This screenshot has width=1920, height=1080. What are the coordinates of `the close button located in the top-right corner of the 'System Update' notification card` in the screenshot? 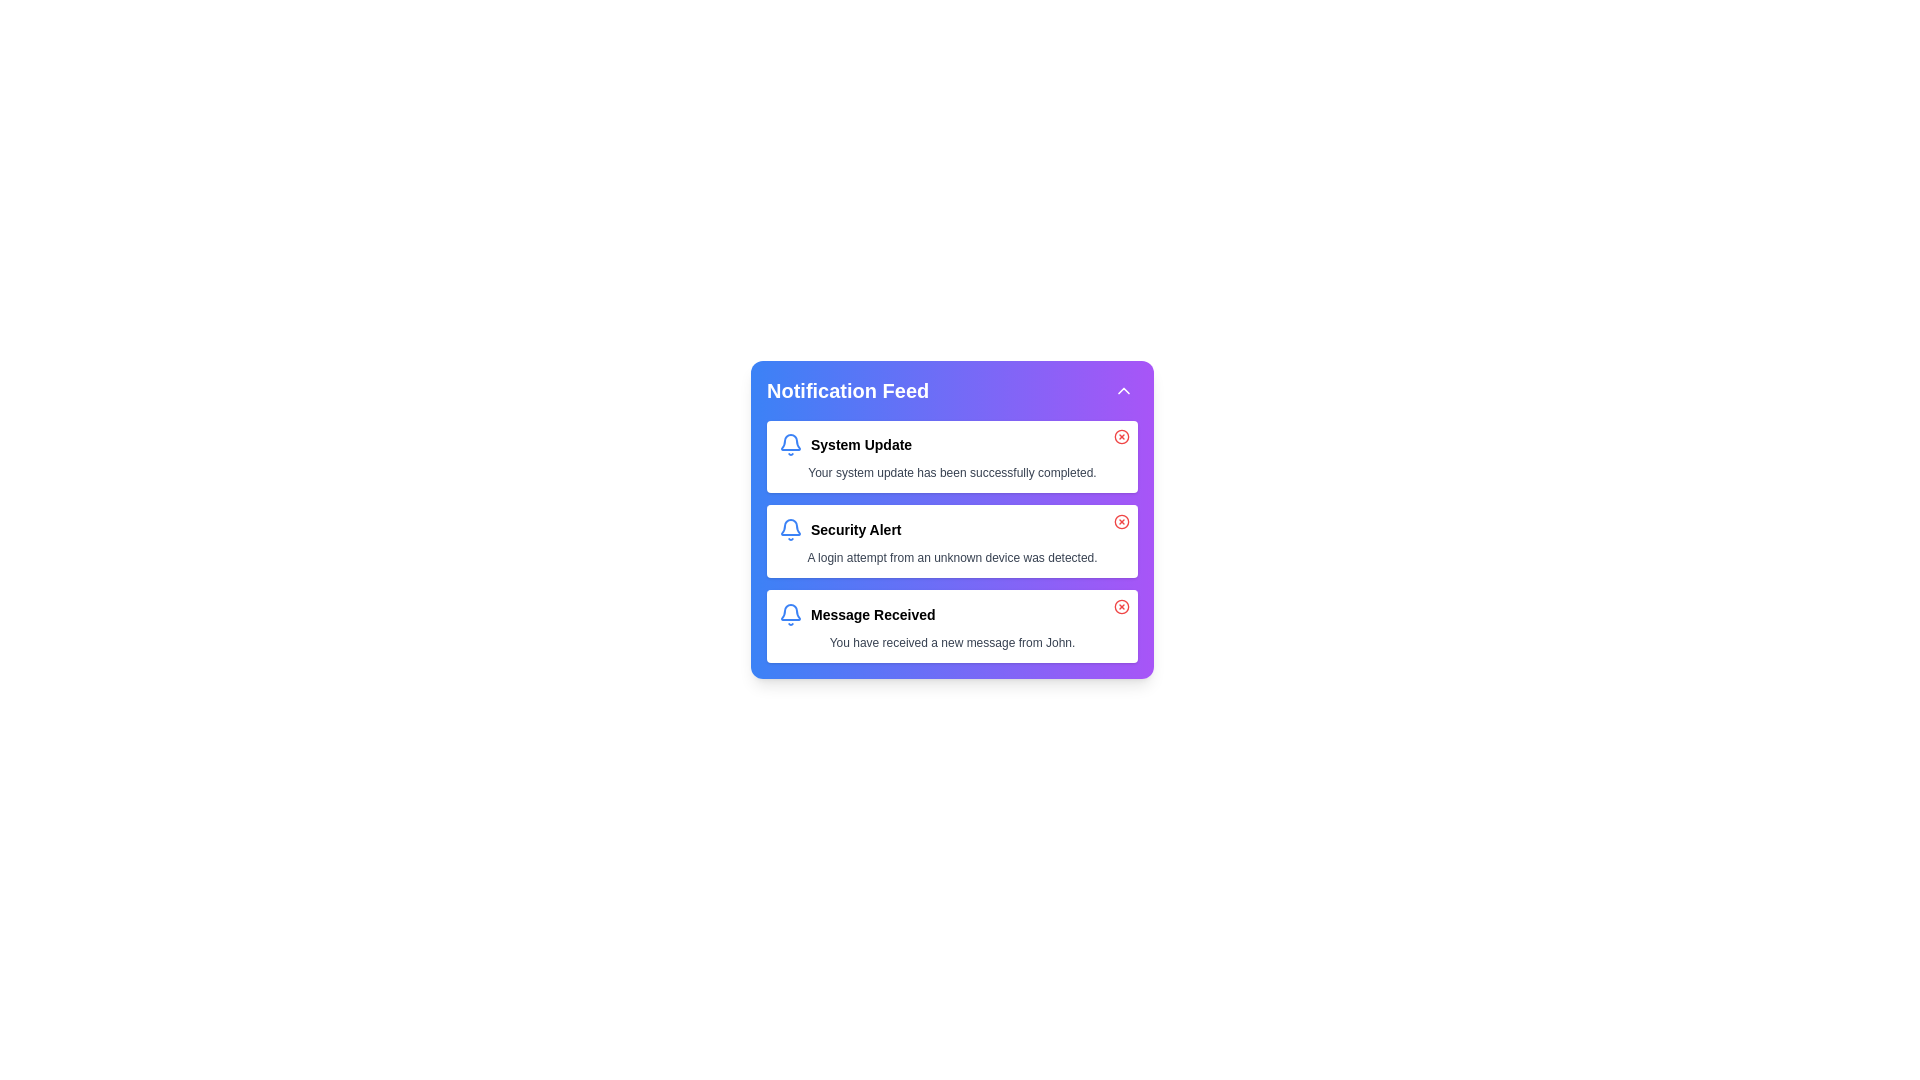 It's located at (1122, 435).